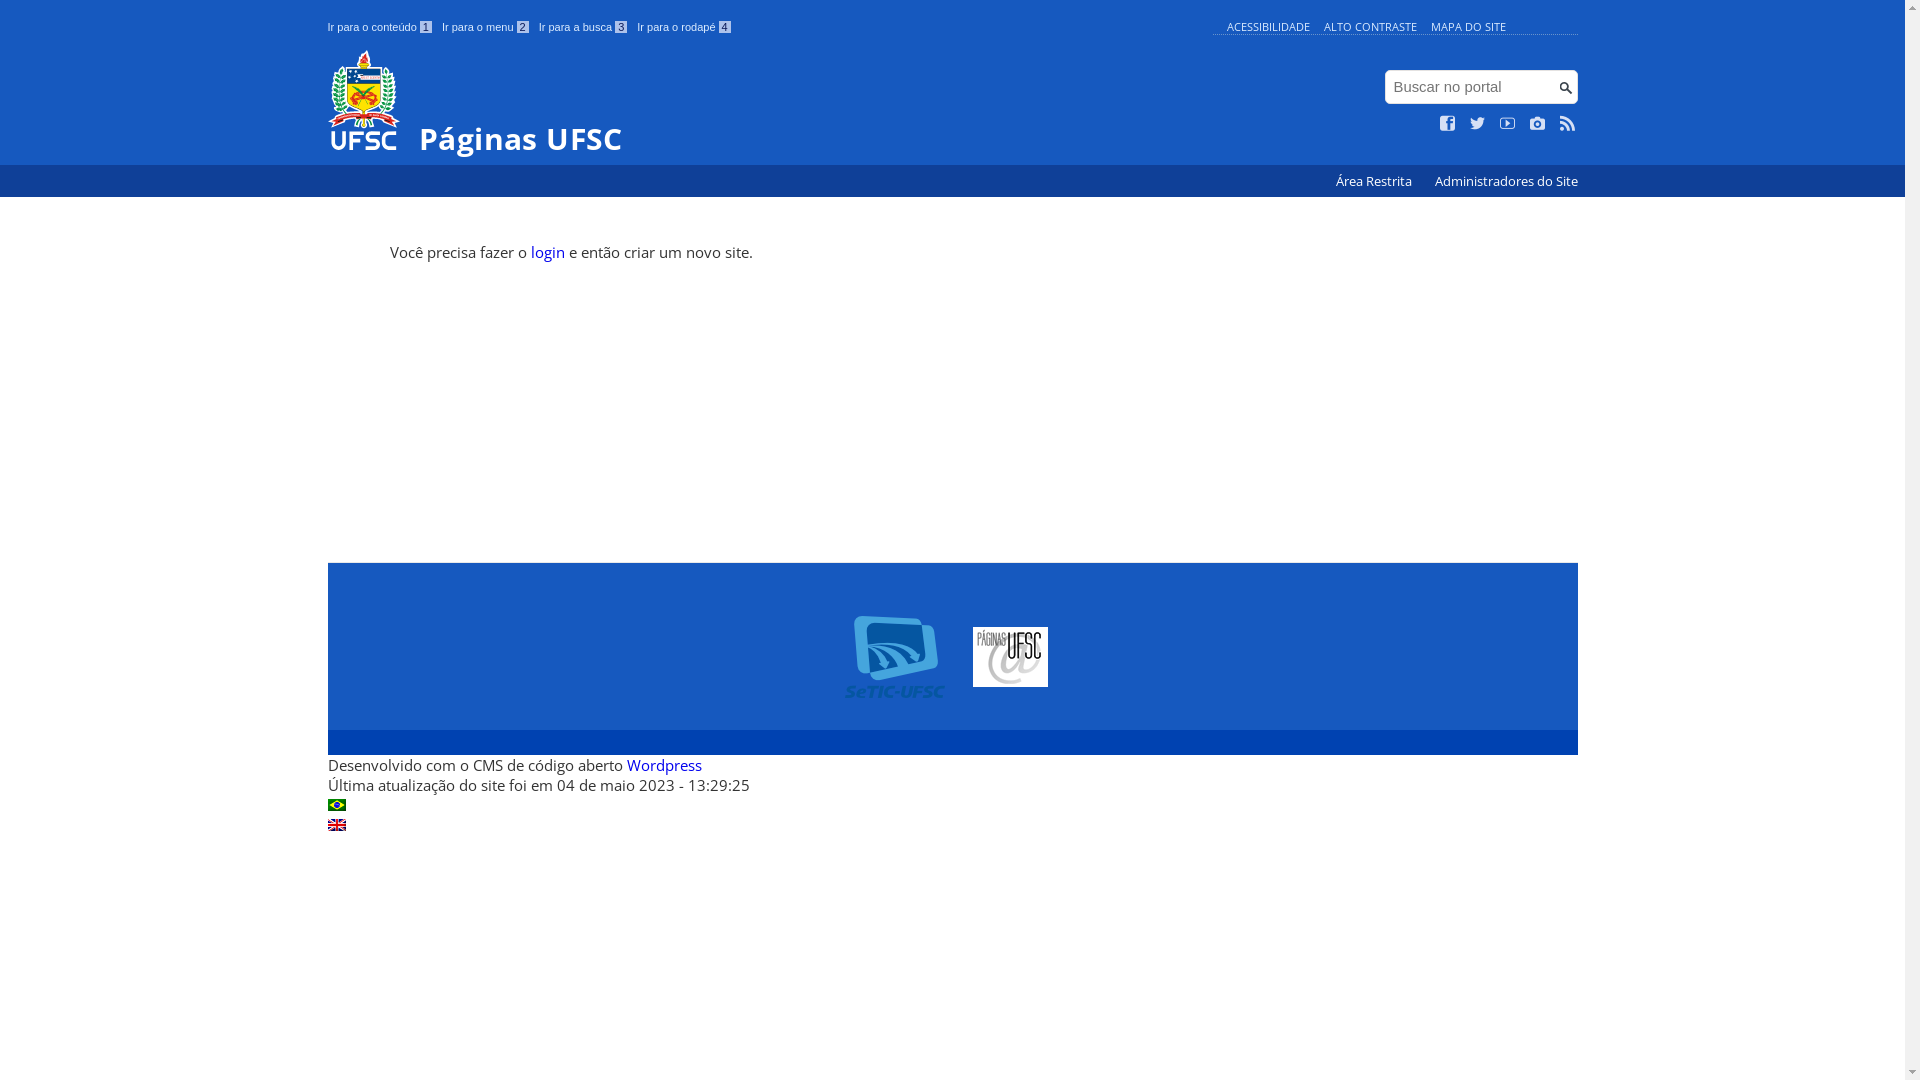  Describe the element at coordinates (1505, 181) in the screenshot. I see `'Administradores do Site'` at that location.